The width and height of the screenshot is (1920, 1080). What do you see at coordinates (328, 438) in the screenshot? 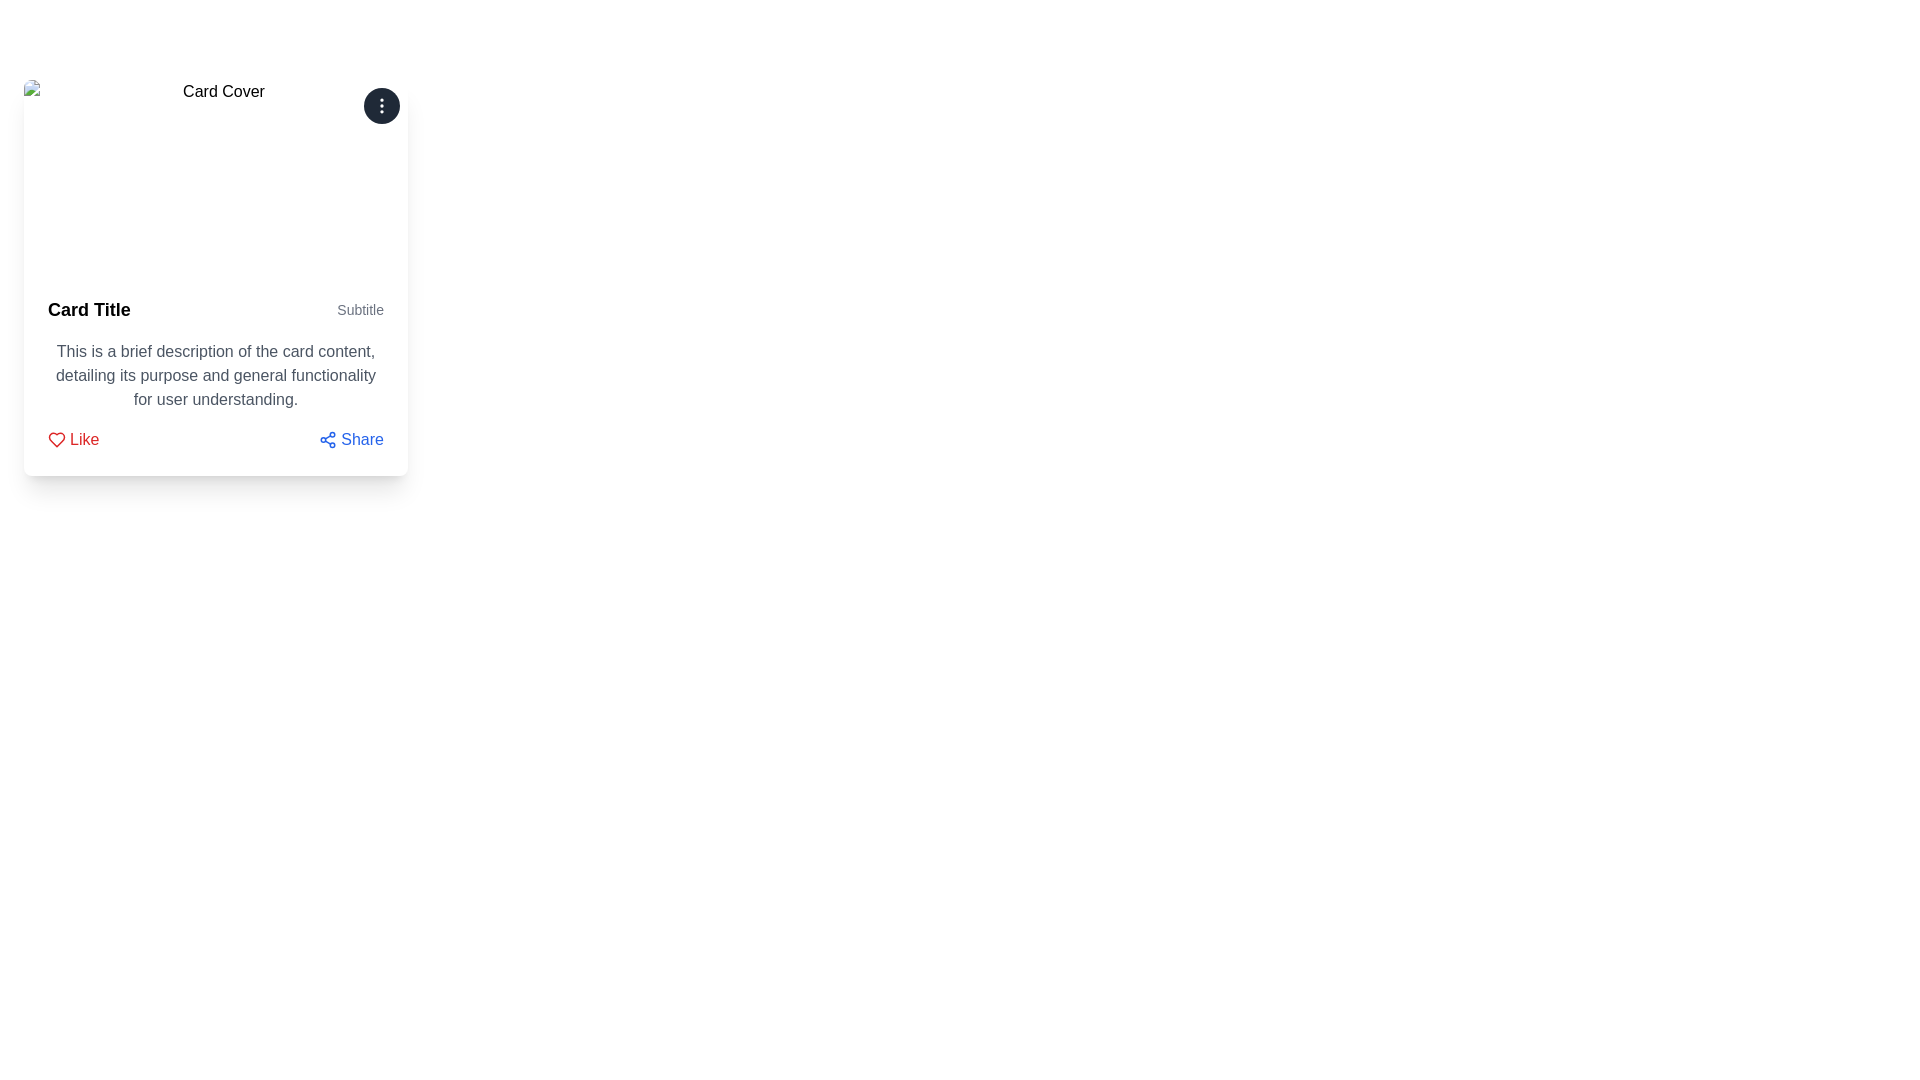
I see `the share icon button located at the bottom-right corner of the card, adjacent to the 'Share' label` at bounding box center [328, 438].